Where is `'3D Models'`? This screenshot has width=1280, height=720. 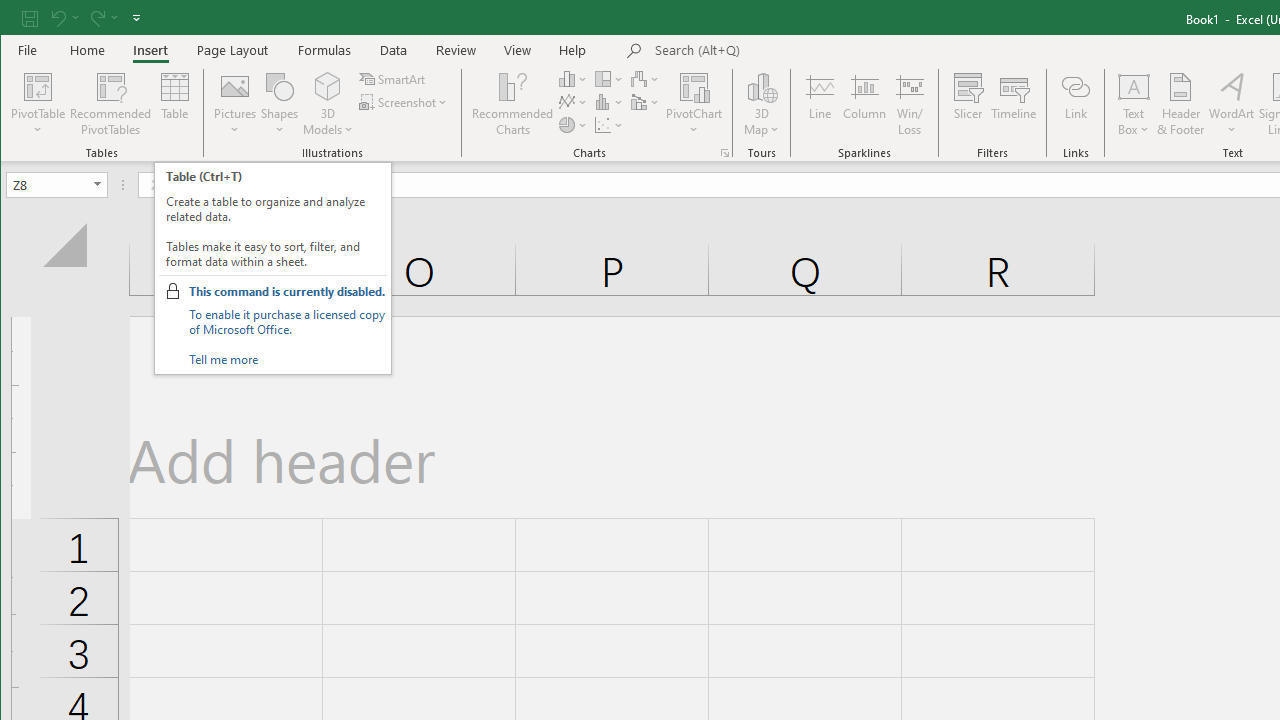 '3D Models' is located at coordinates (328, 104).